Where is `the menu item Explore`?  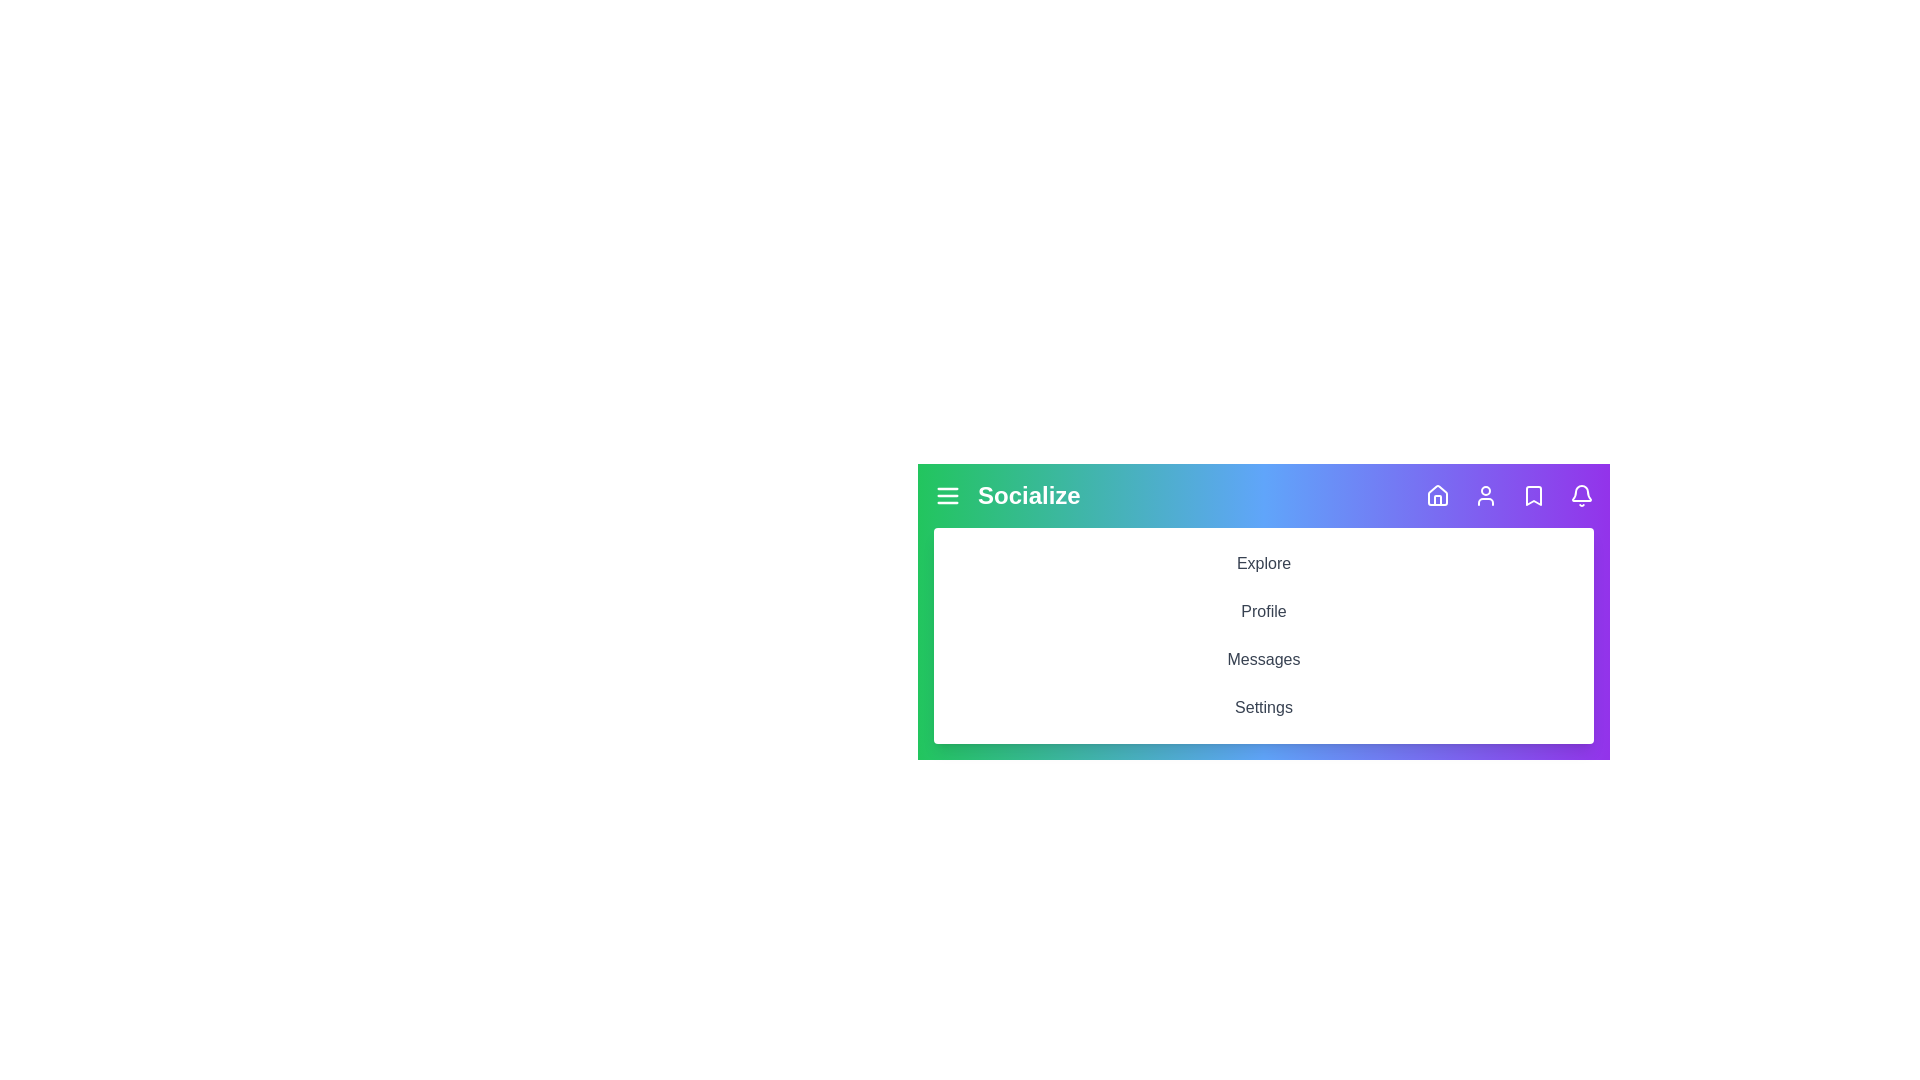 the menu item Explore is located at coordinates (1262, 563).